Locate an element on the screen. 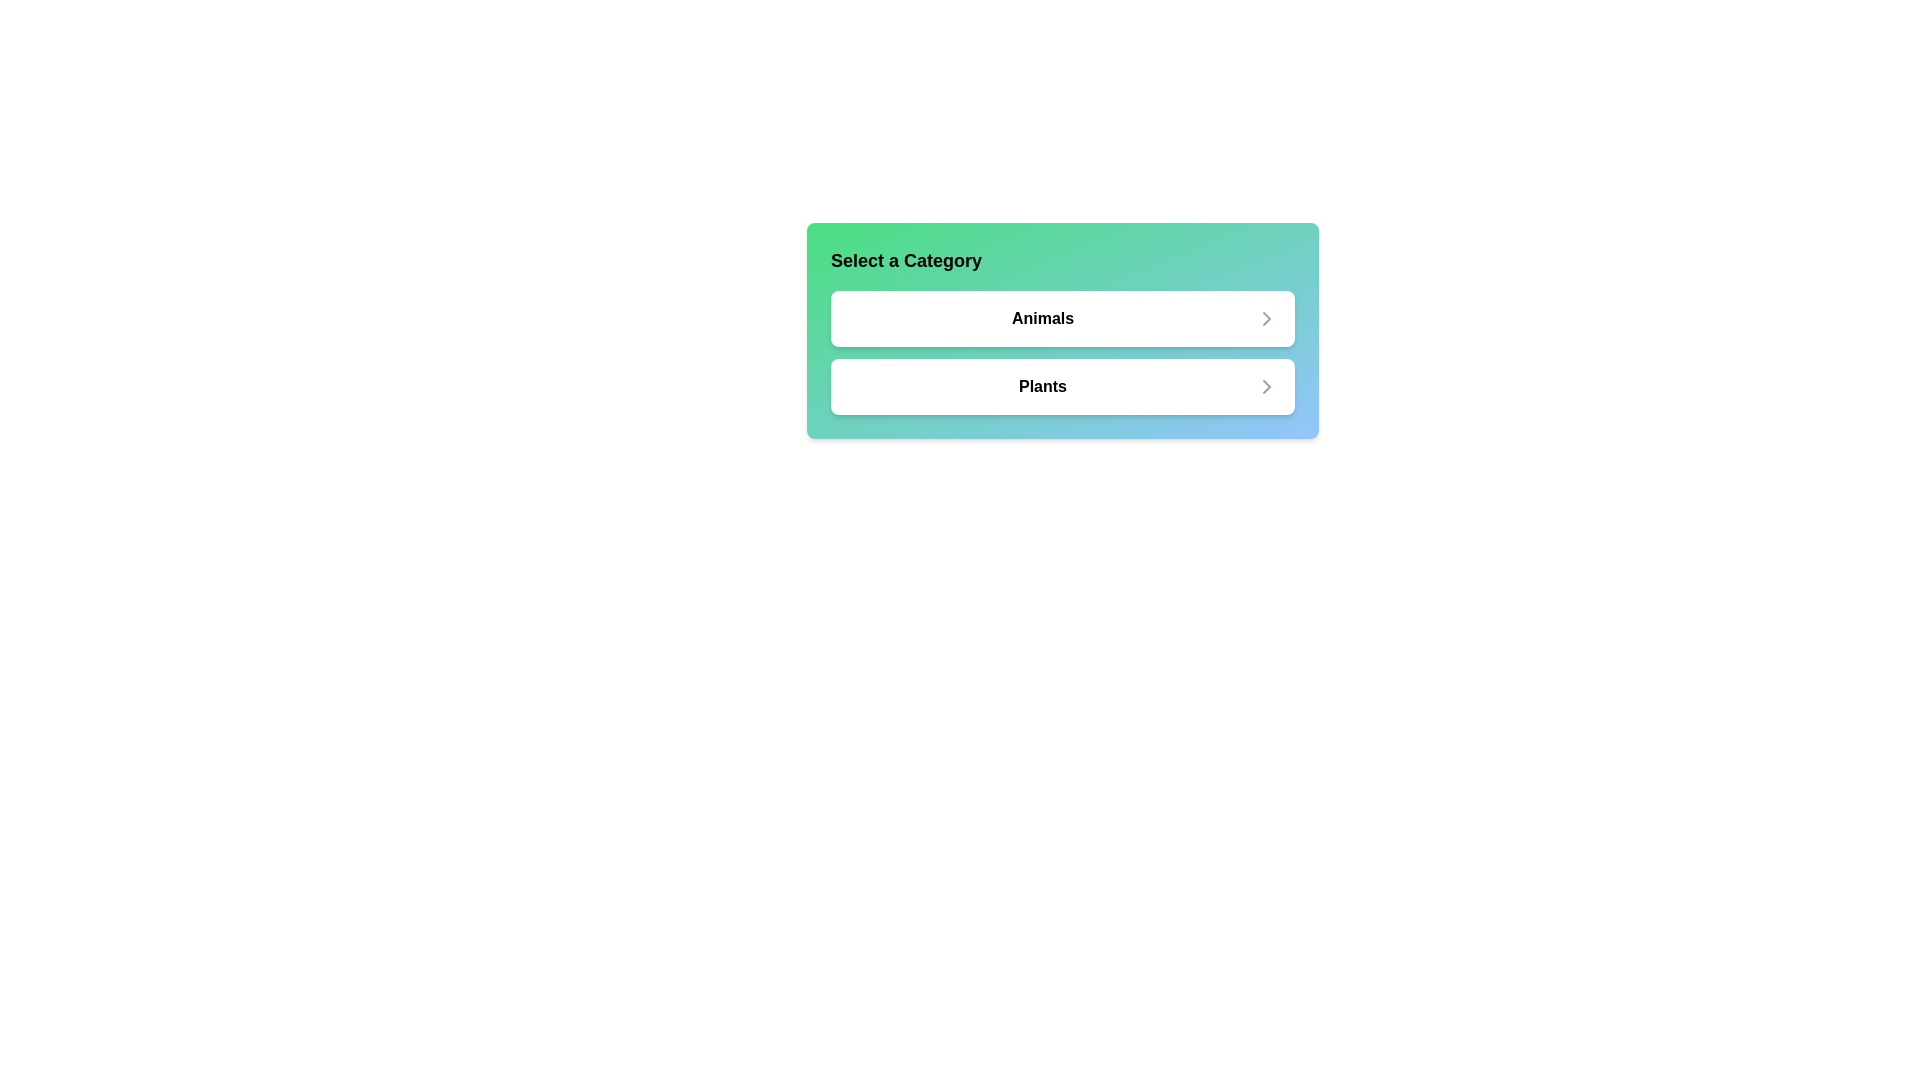 This screenshot has width=1920, height=1080. the Right-chevron SVG icon indicating the presence of a sub-menu for the 'Animals' entry is located at coordinates (1266, 318).